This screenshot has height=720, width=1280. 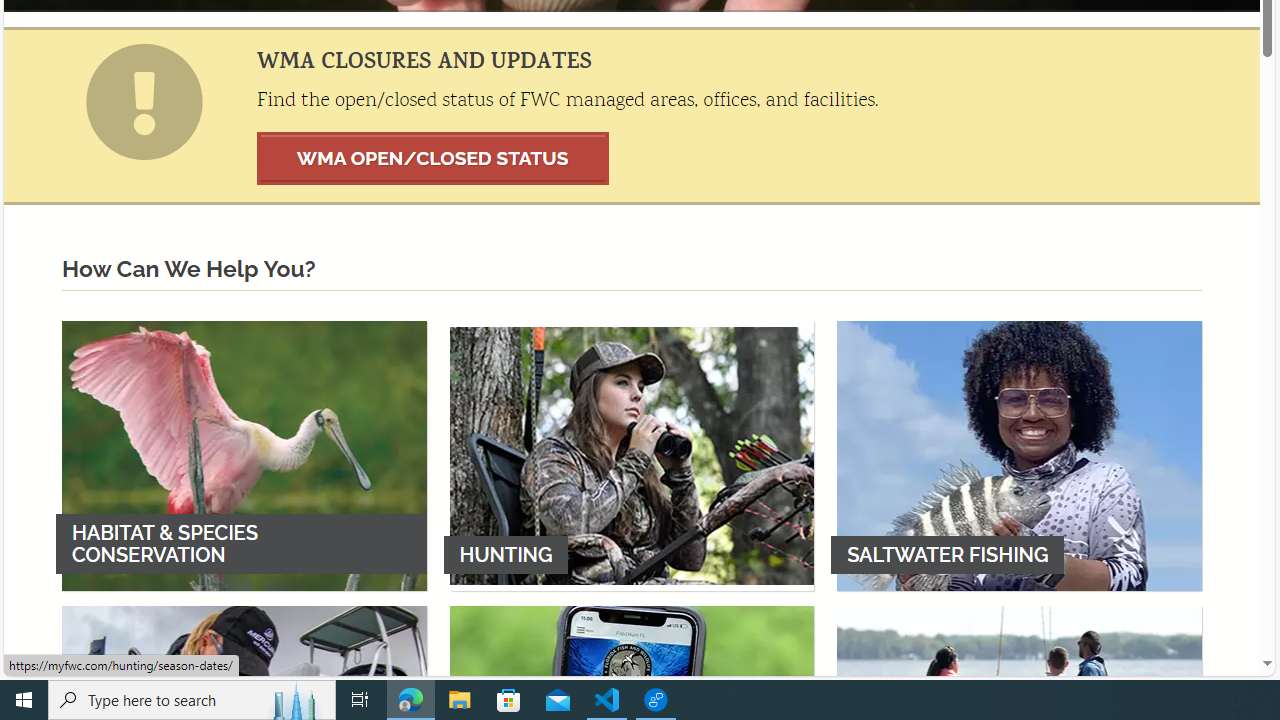 I want to click on 'HUNTING', so click(x=631, y=455).